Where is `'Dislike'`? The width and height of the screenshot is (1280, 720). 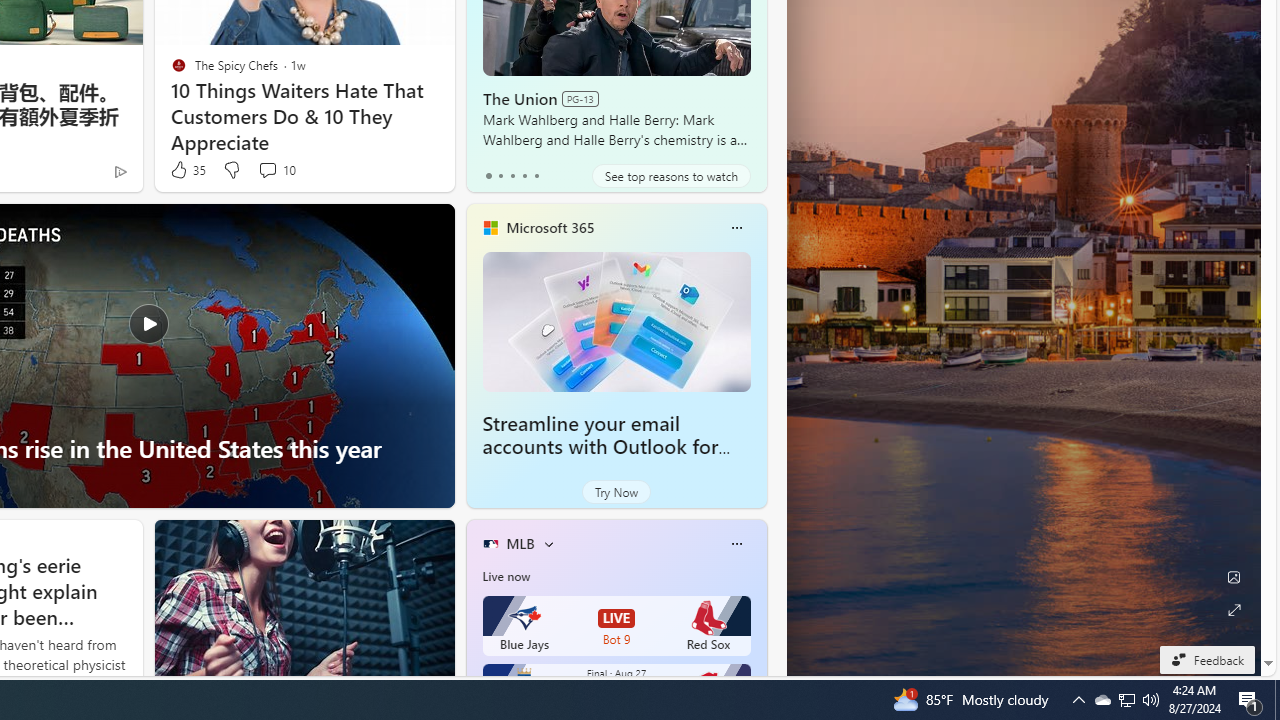
'Dislike' is located at coordinates (231, 169).